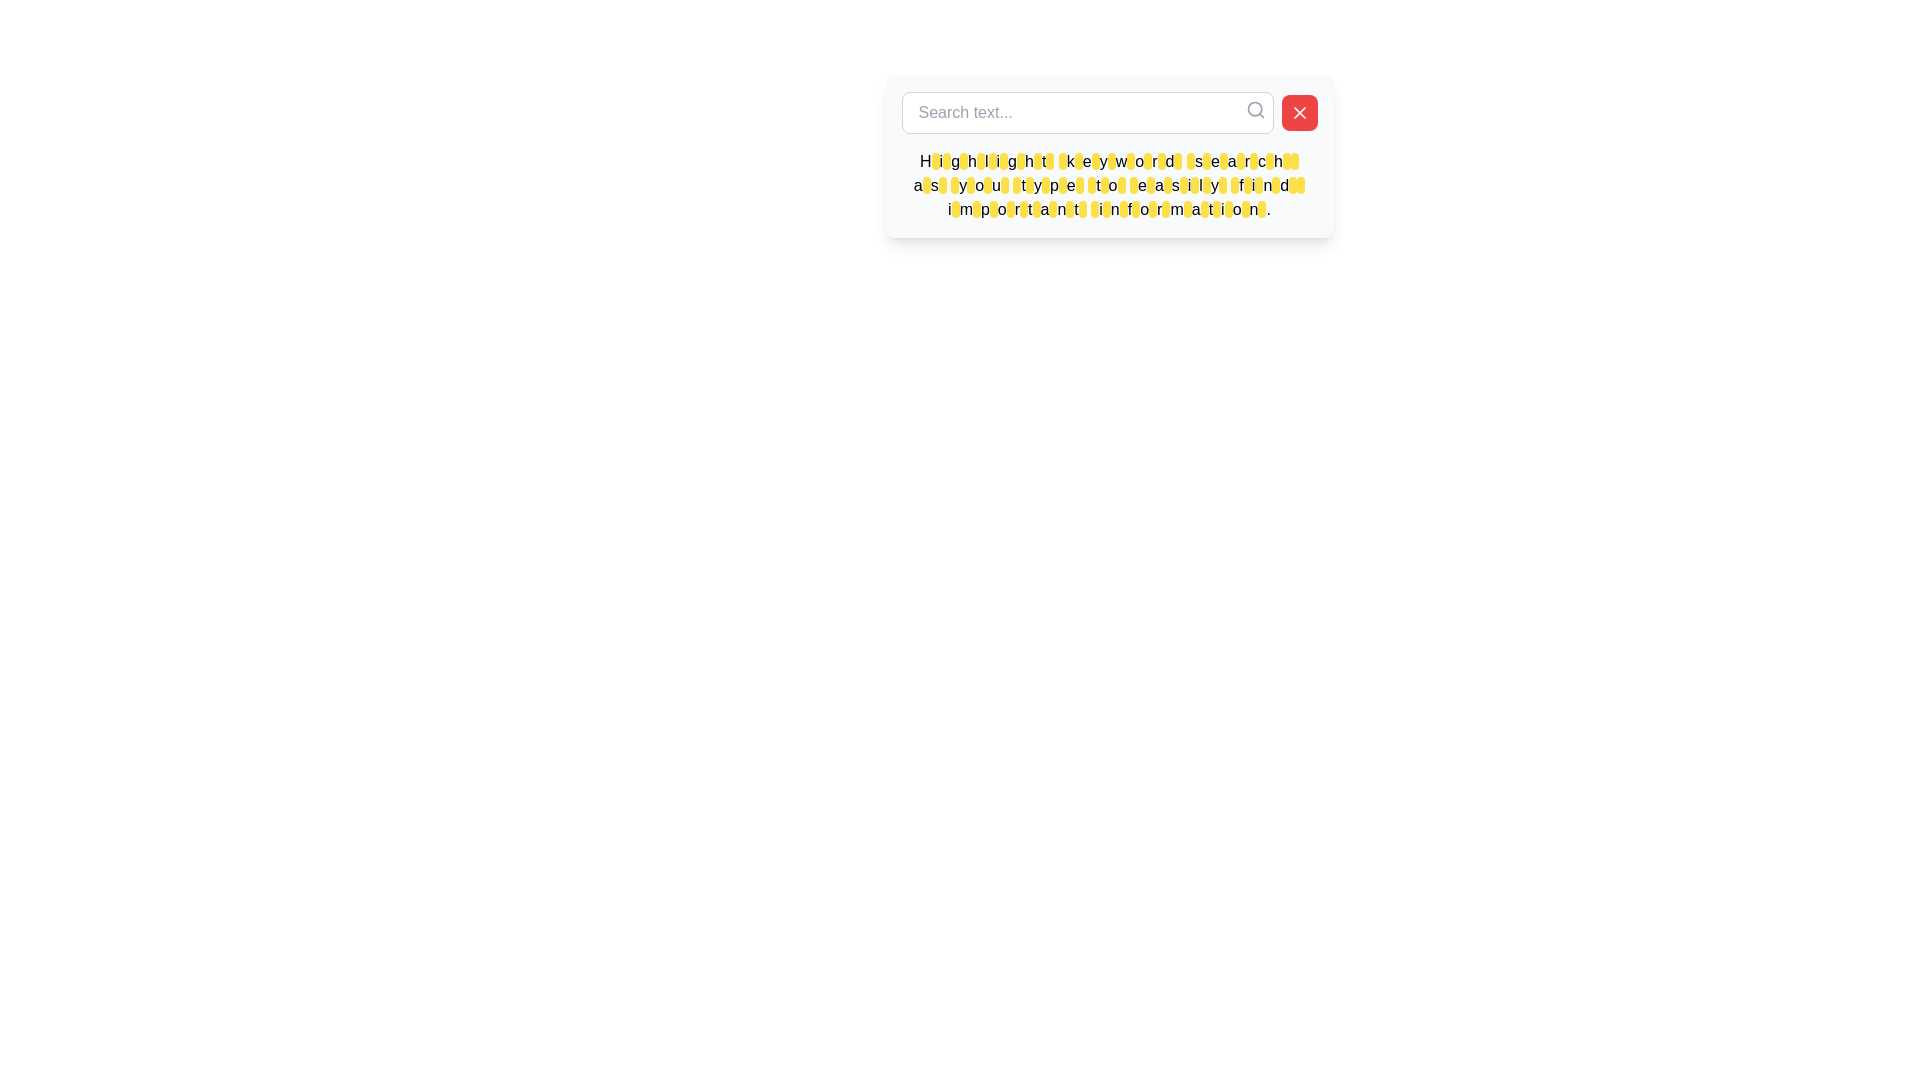 The image size is (1920, 1080). Describe the element at coordinates (980, 160) in the screenshot. I see `the visual highlight for the word 'Highlight' in the fourth segment of the text, which serves as a visual marker for emphasis` at that location.